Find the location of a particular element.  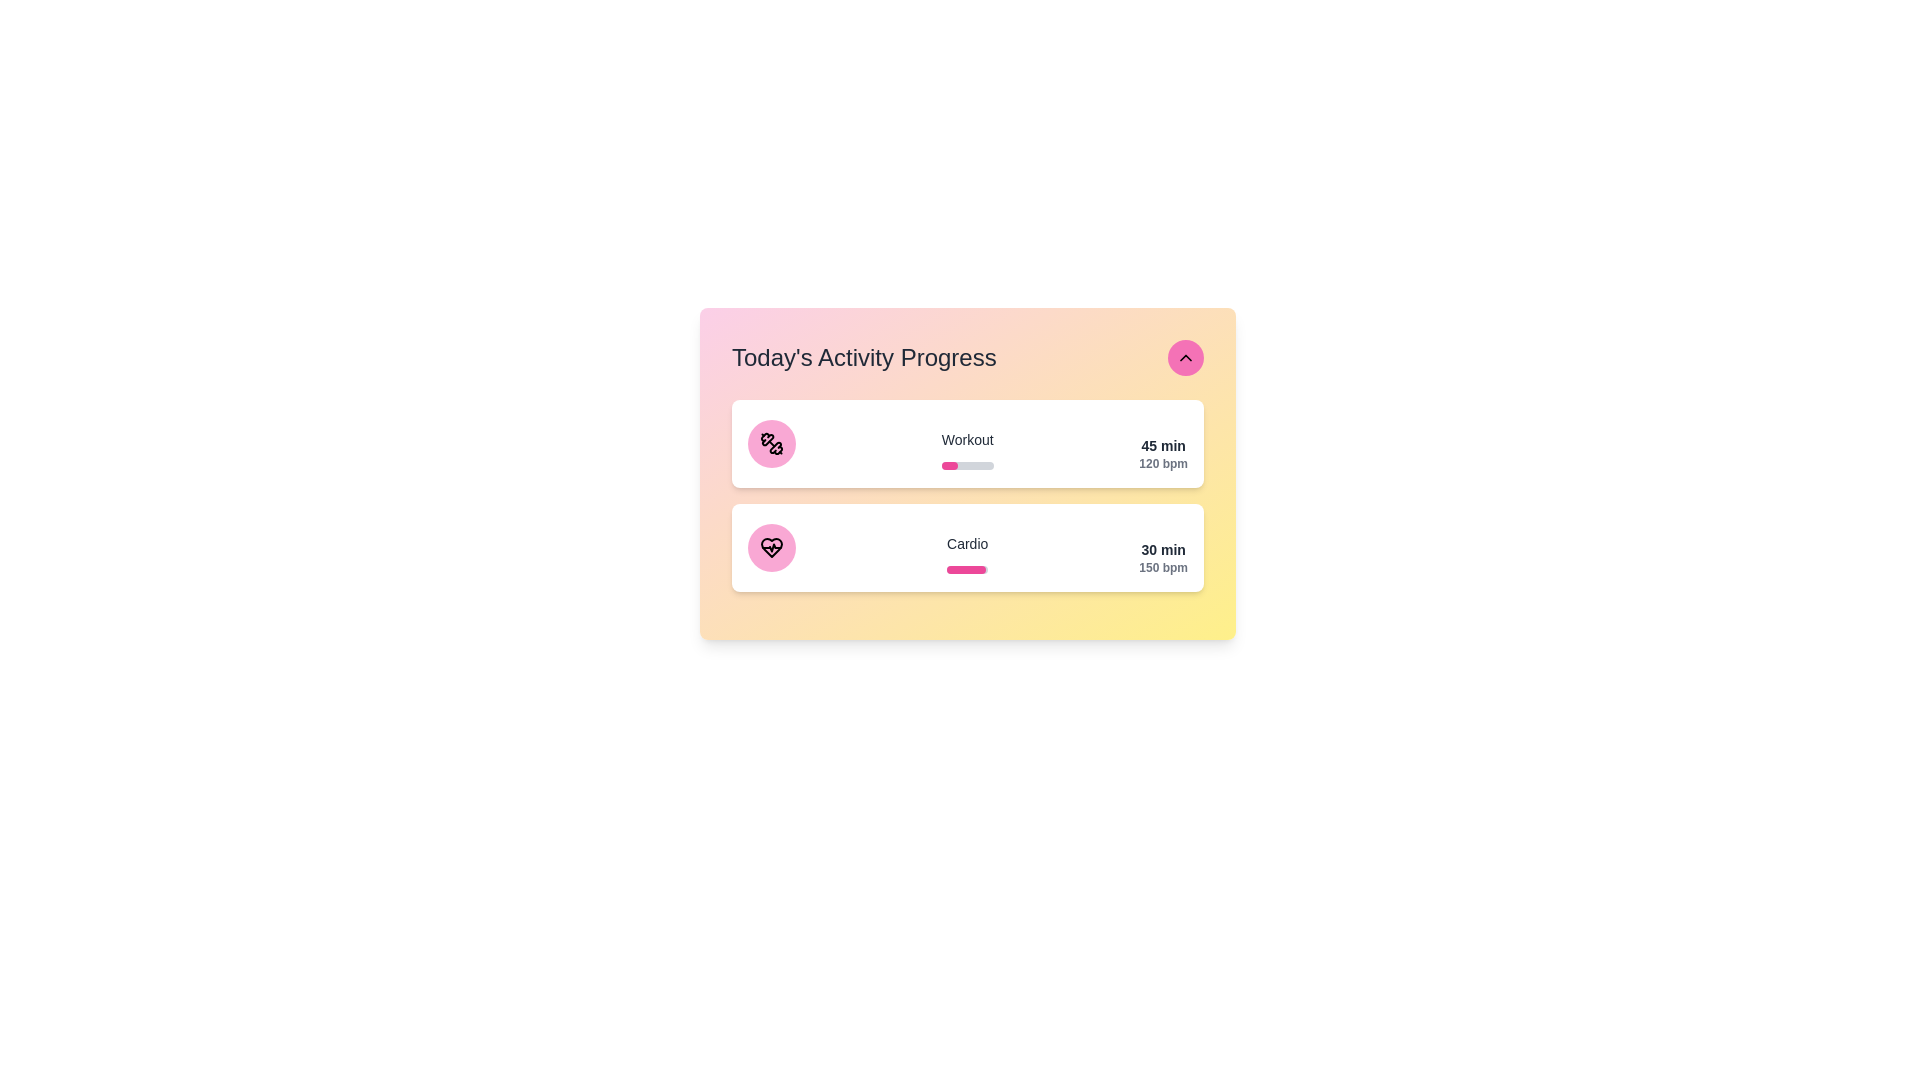

the 'Cardio' label, which is displayed in a smaller gray font beside a heart icon in the 'Today's Activity Progress' section is located at coordinates (967, 543).